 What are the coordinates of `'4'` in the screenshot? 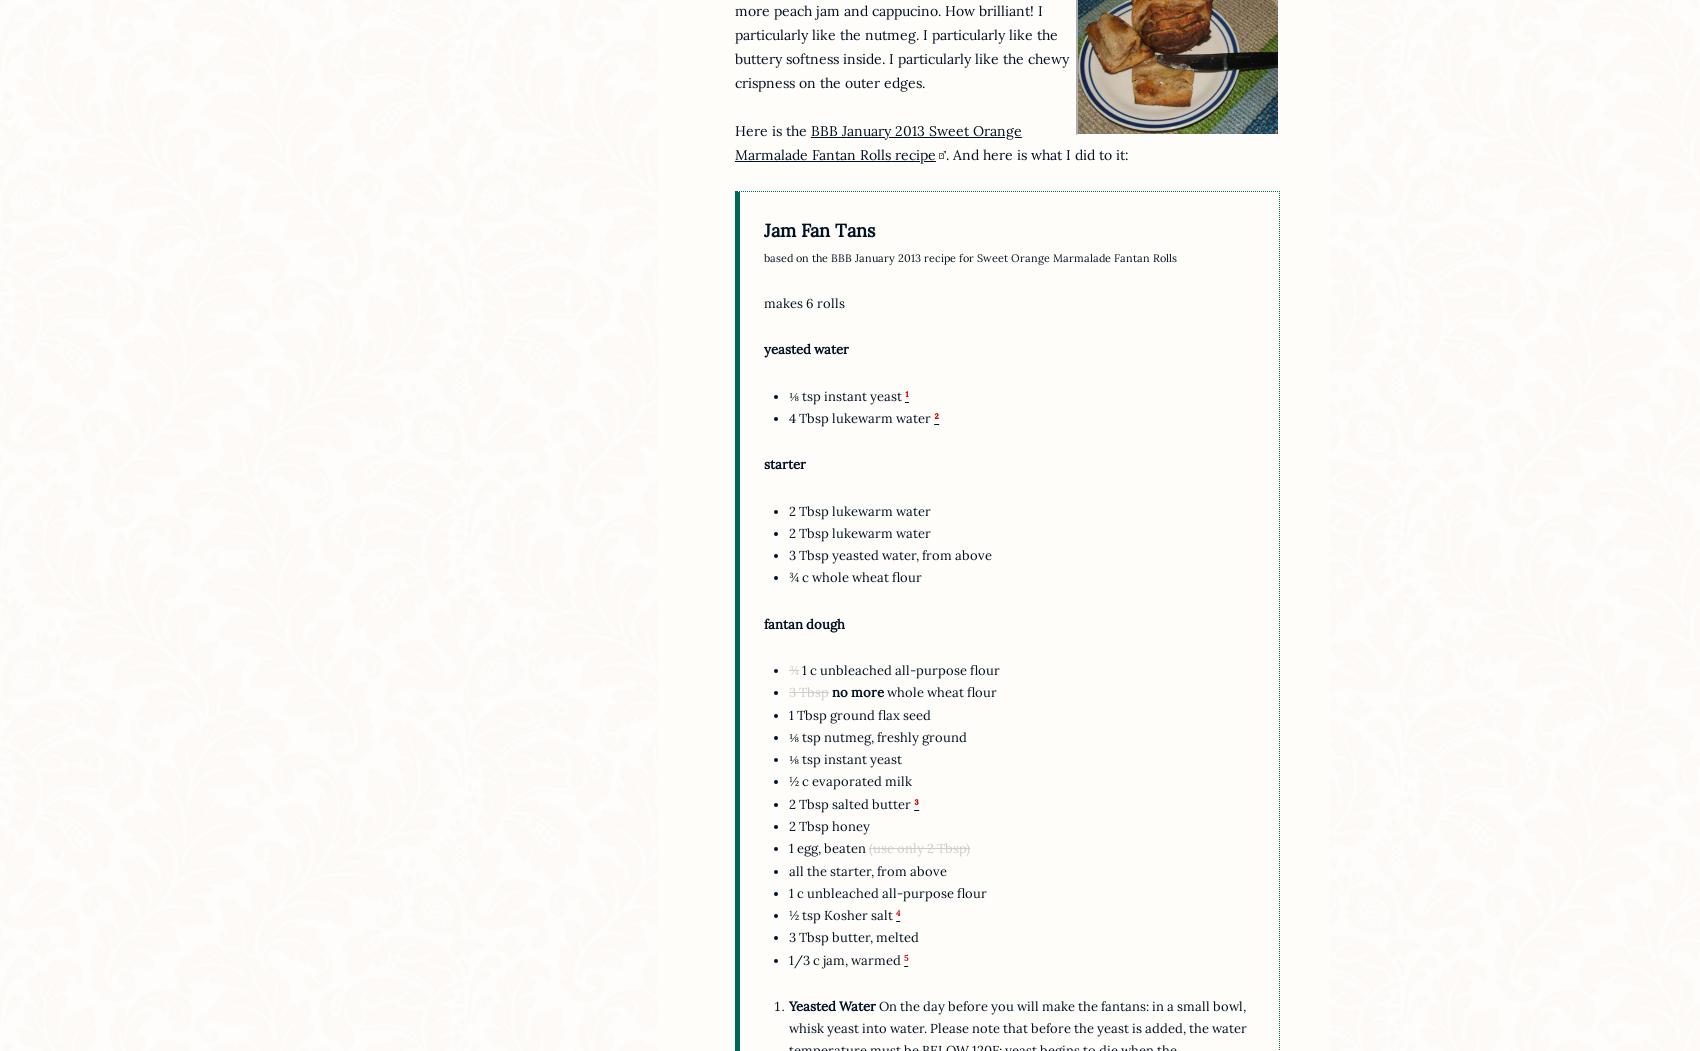 It's located at (897, 913).